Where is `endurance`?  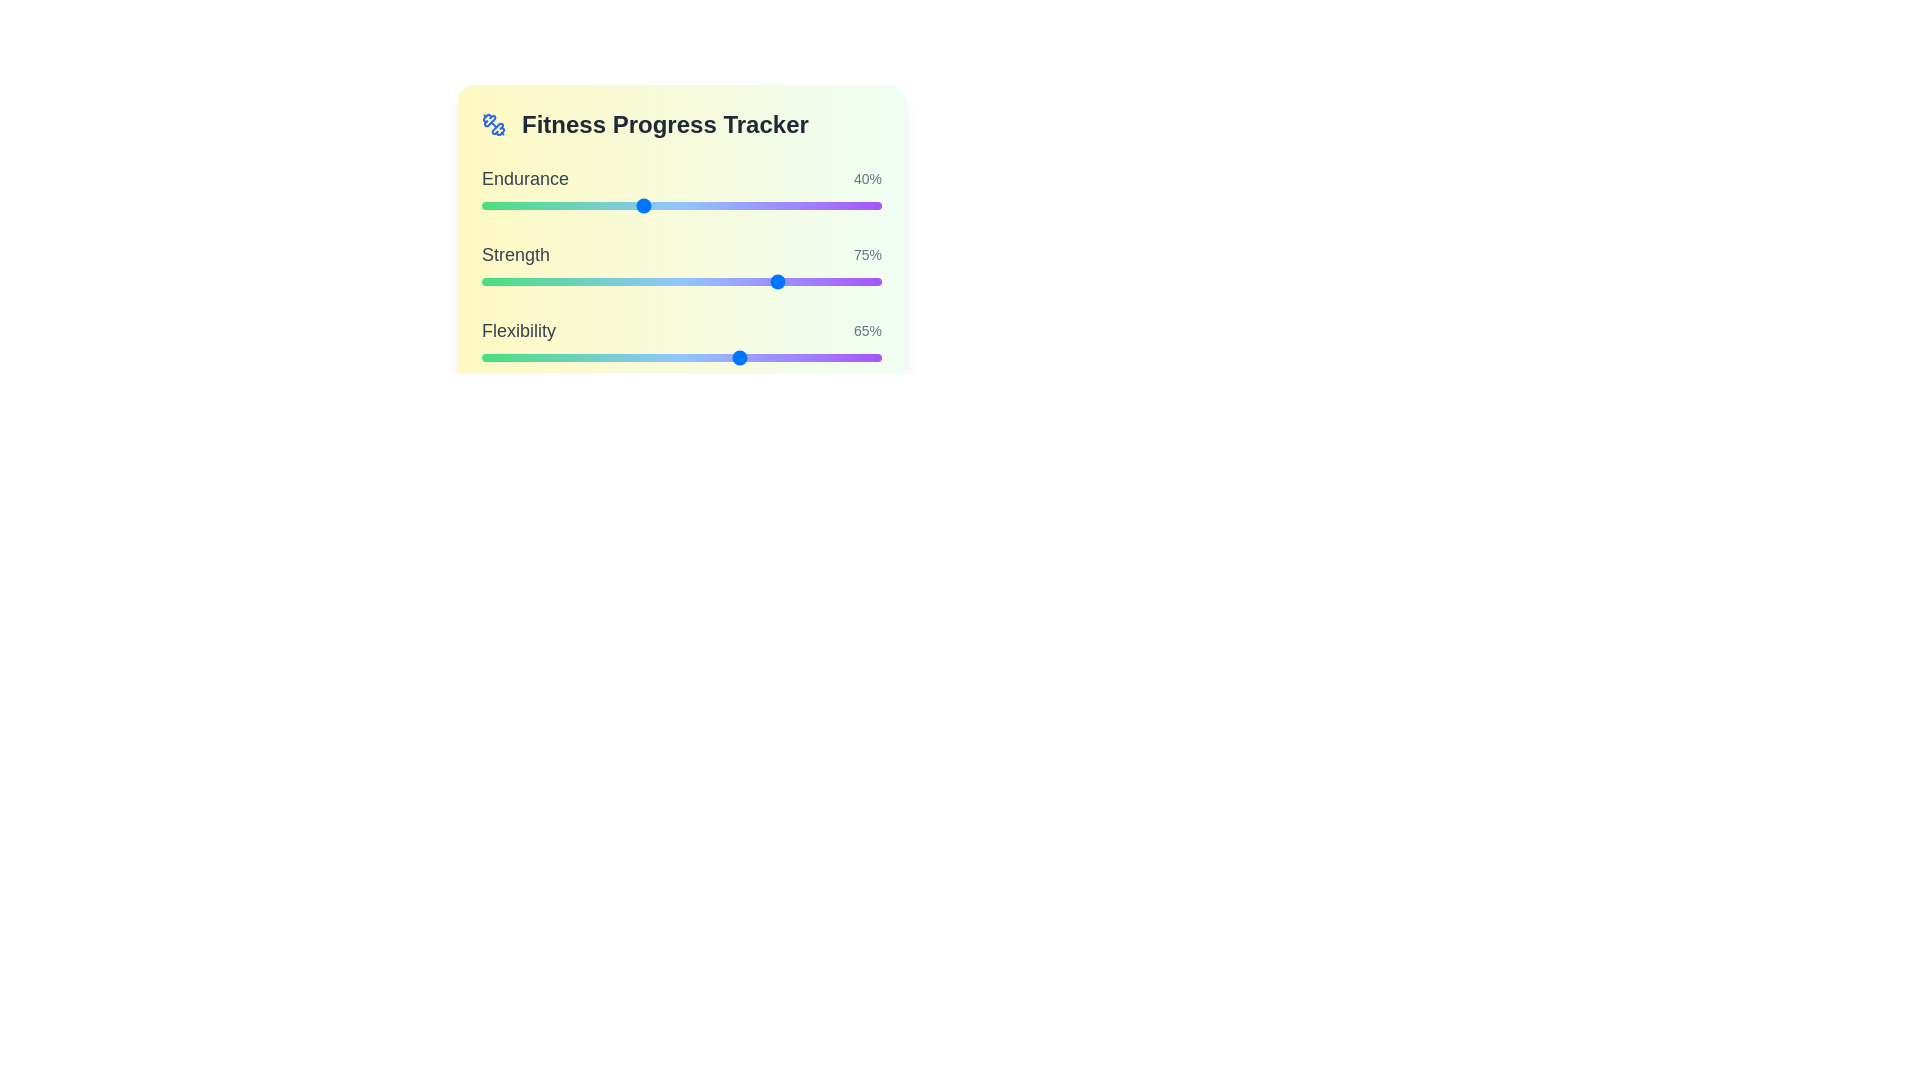
endurance is located at coordinates (701, 205).